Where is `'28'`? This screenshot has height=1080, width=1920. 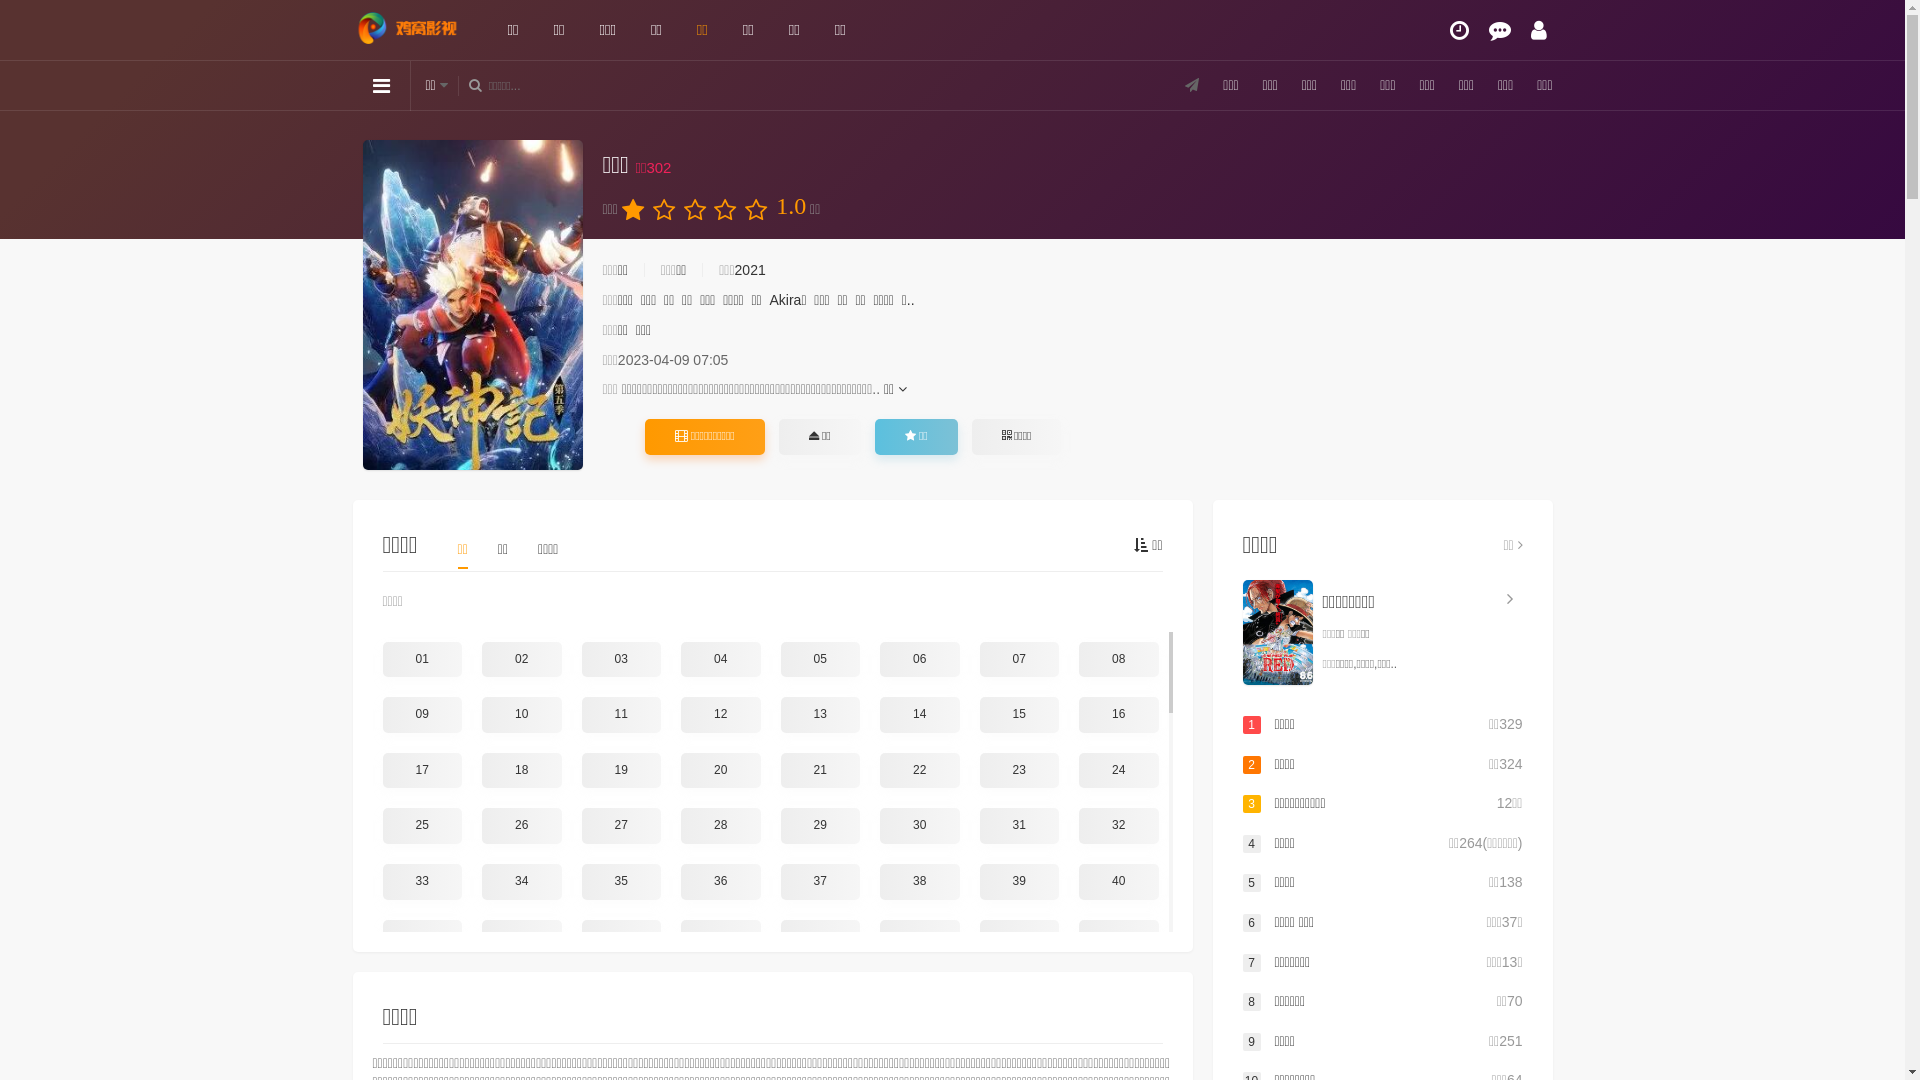
'28' is located at coordinates (720, 825).